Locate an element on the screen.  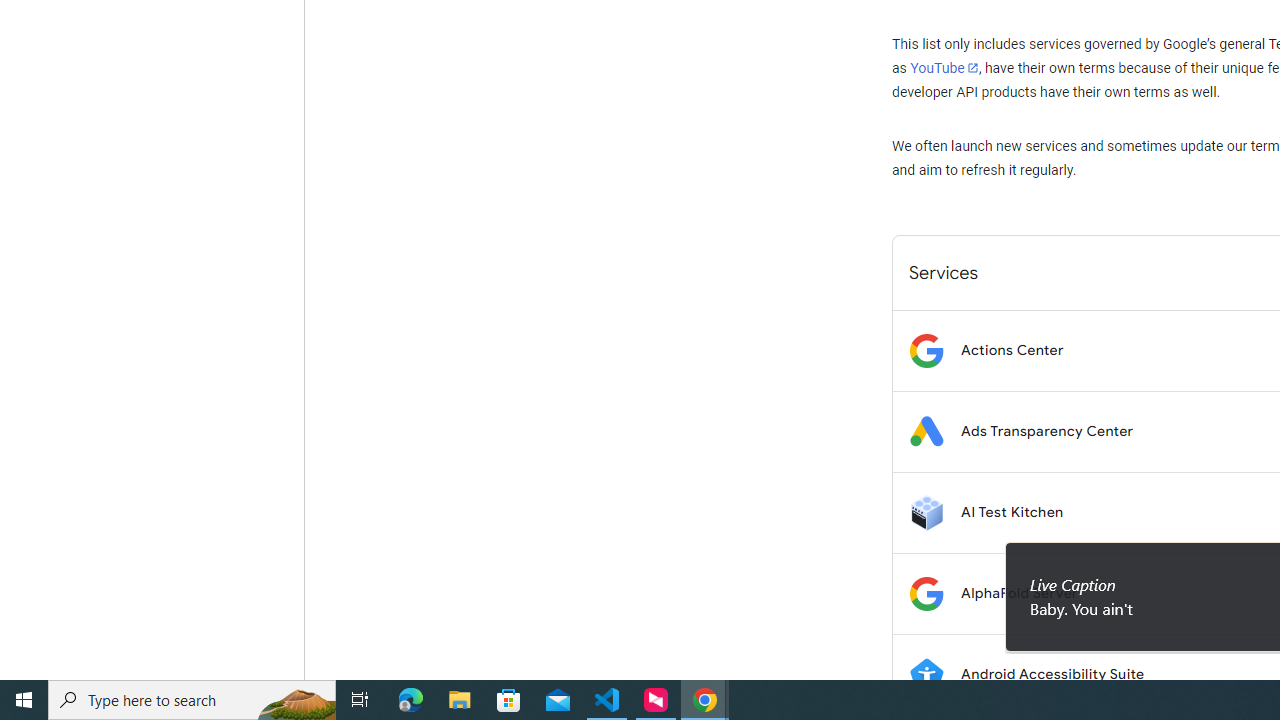
'Logo for Actions Center' is located at coordinates (925, 349).